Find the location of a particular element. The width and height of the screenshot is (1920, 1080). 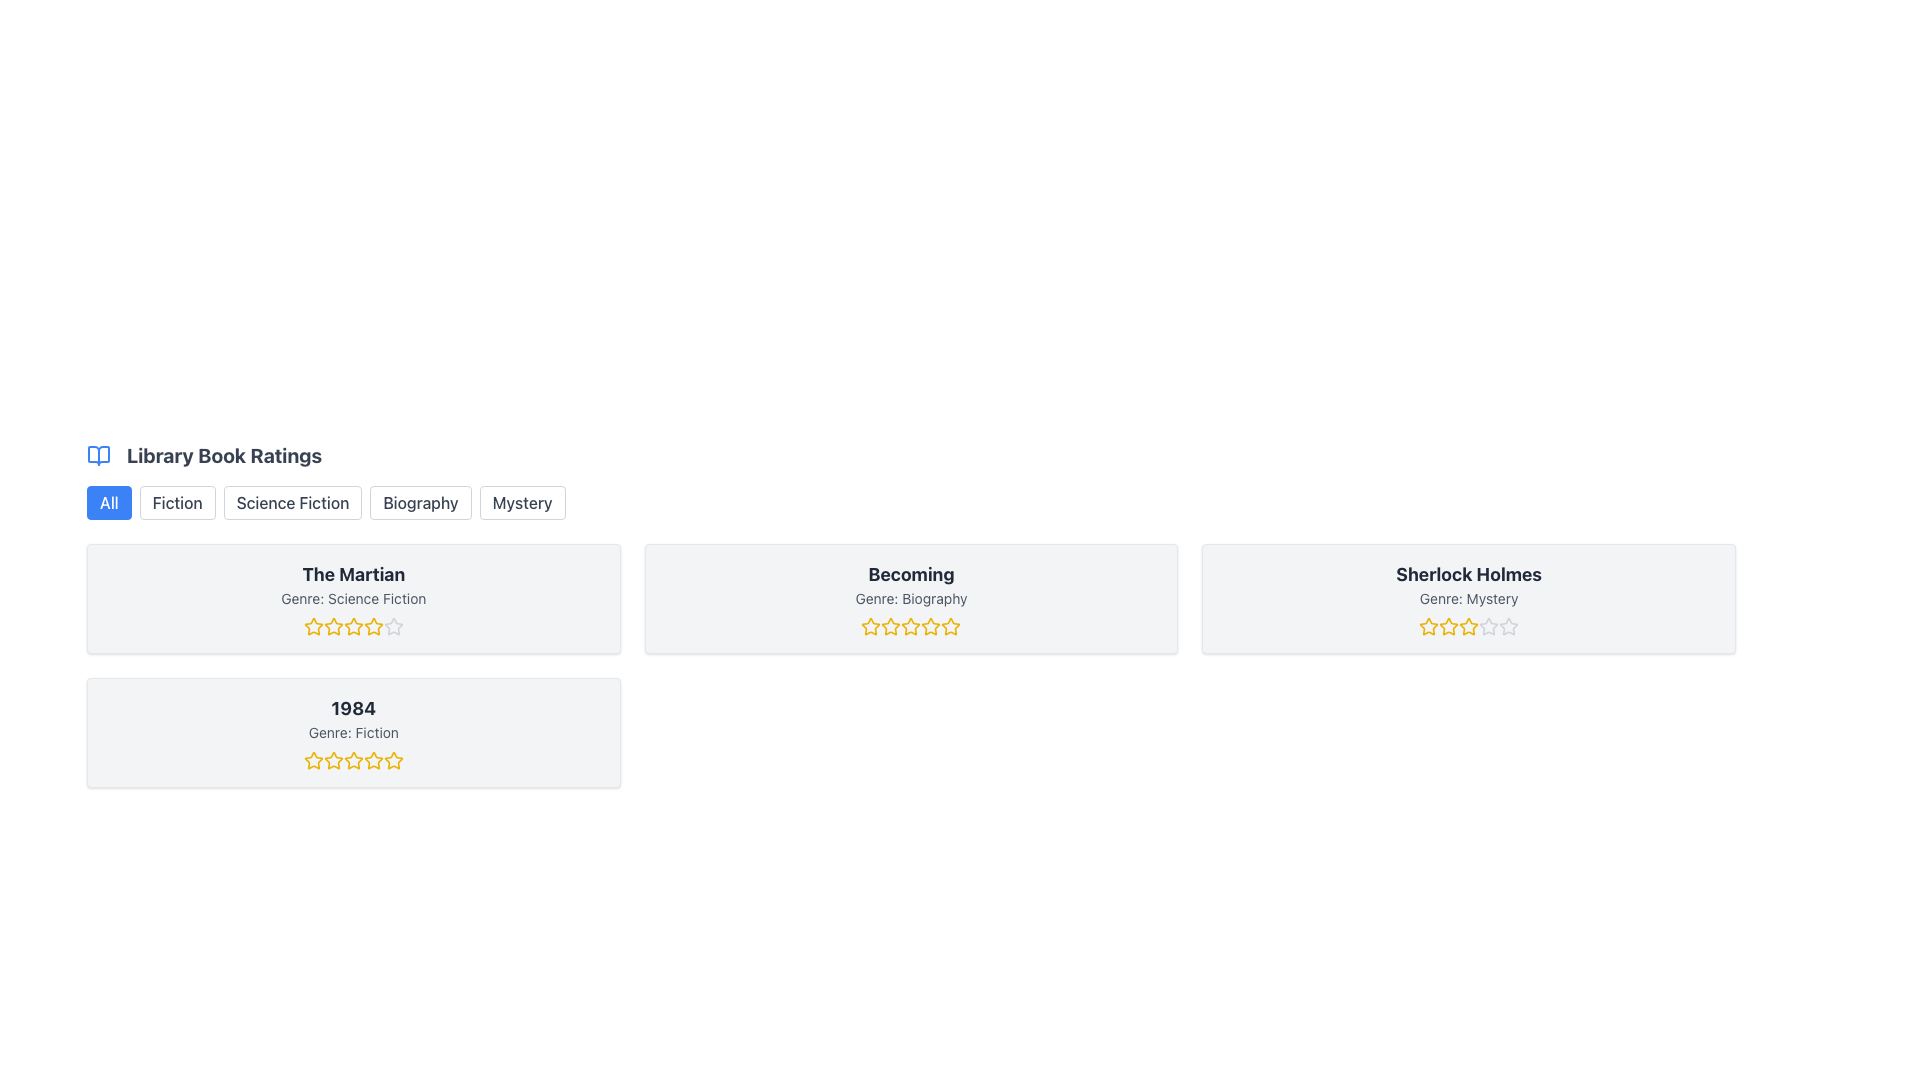

the third star in the rating row for the book '1984' is located at coordinates (333, 760).